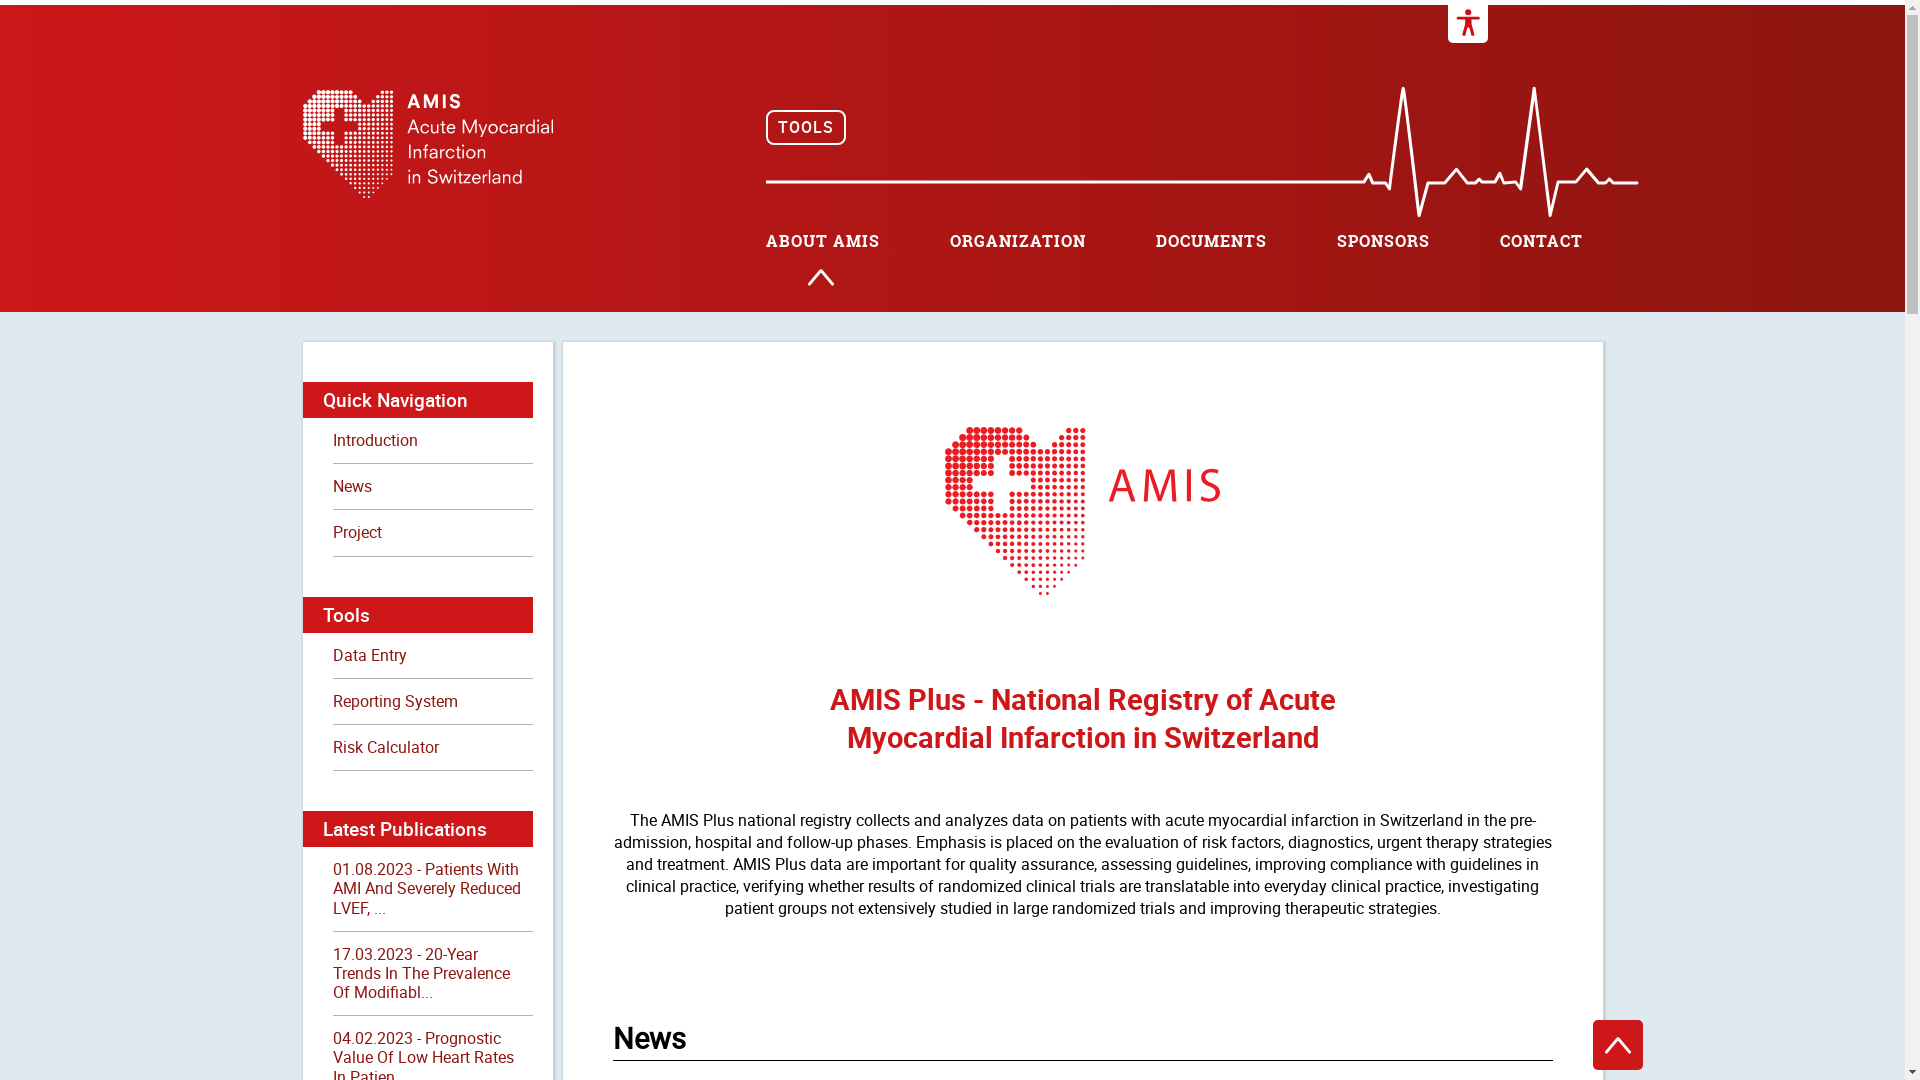 This screenshot has width=1920, height=1080. What do you see at coordinates (1617, 1044) in the screenshot?
I see `'To the top'` at bounding box center [1617, 1044].